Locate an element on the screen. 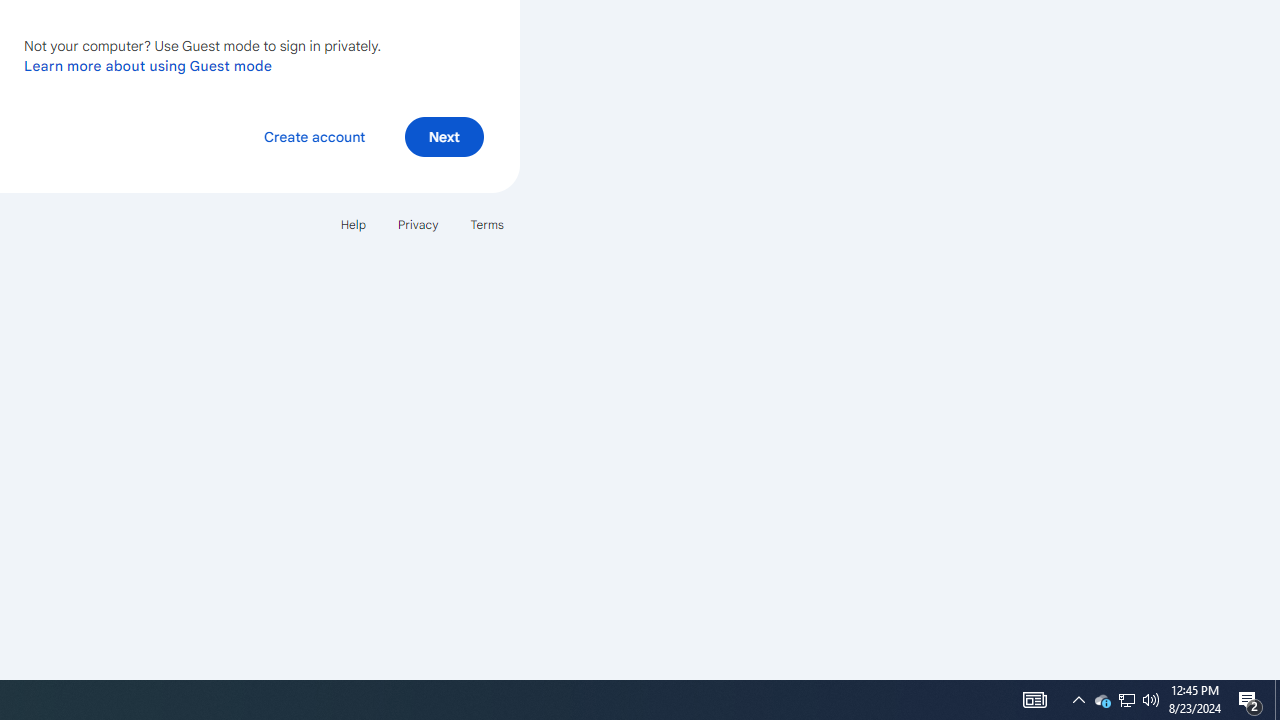 Image resolution: width=1280 pixels, height=720 pixels. 'Create account' is located at coordinates (313, 135).